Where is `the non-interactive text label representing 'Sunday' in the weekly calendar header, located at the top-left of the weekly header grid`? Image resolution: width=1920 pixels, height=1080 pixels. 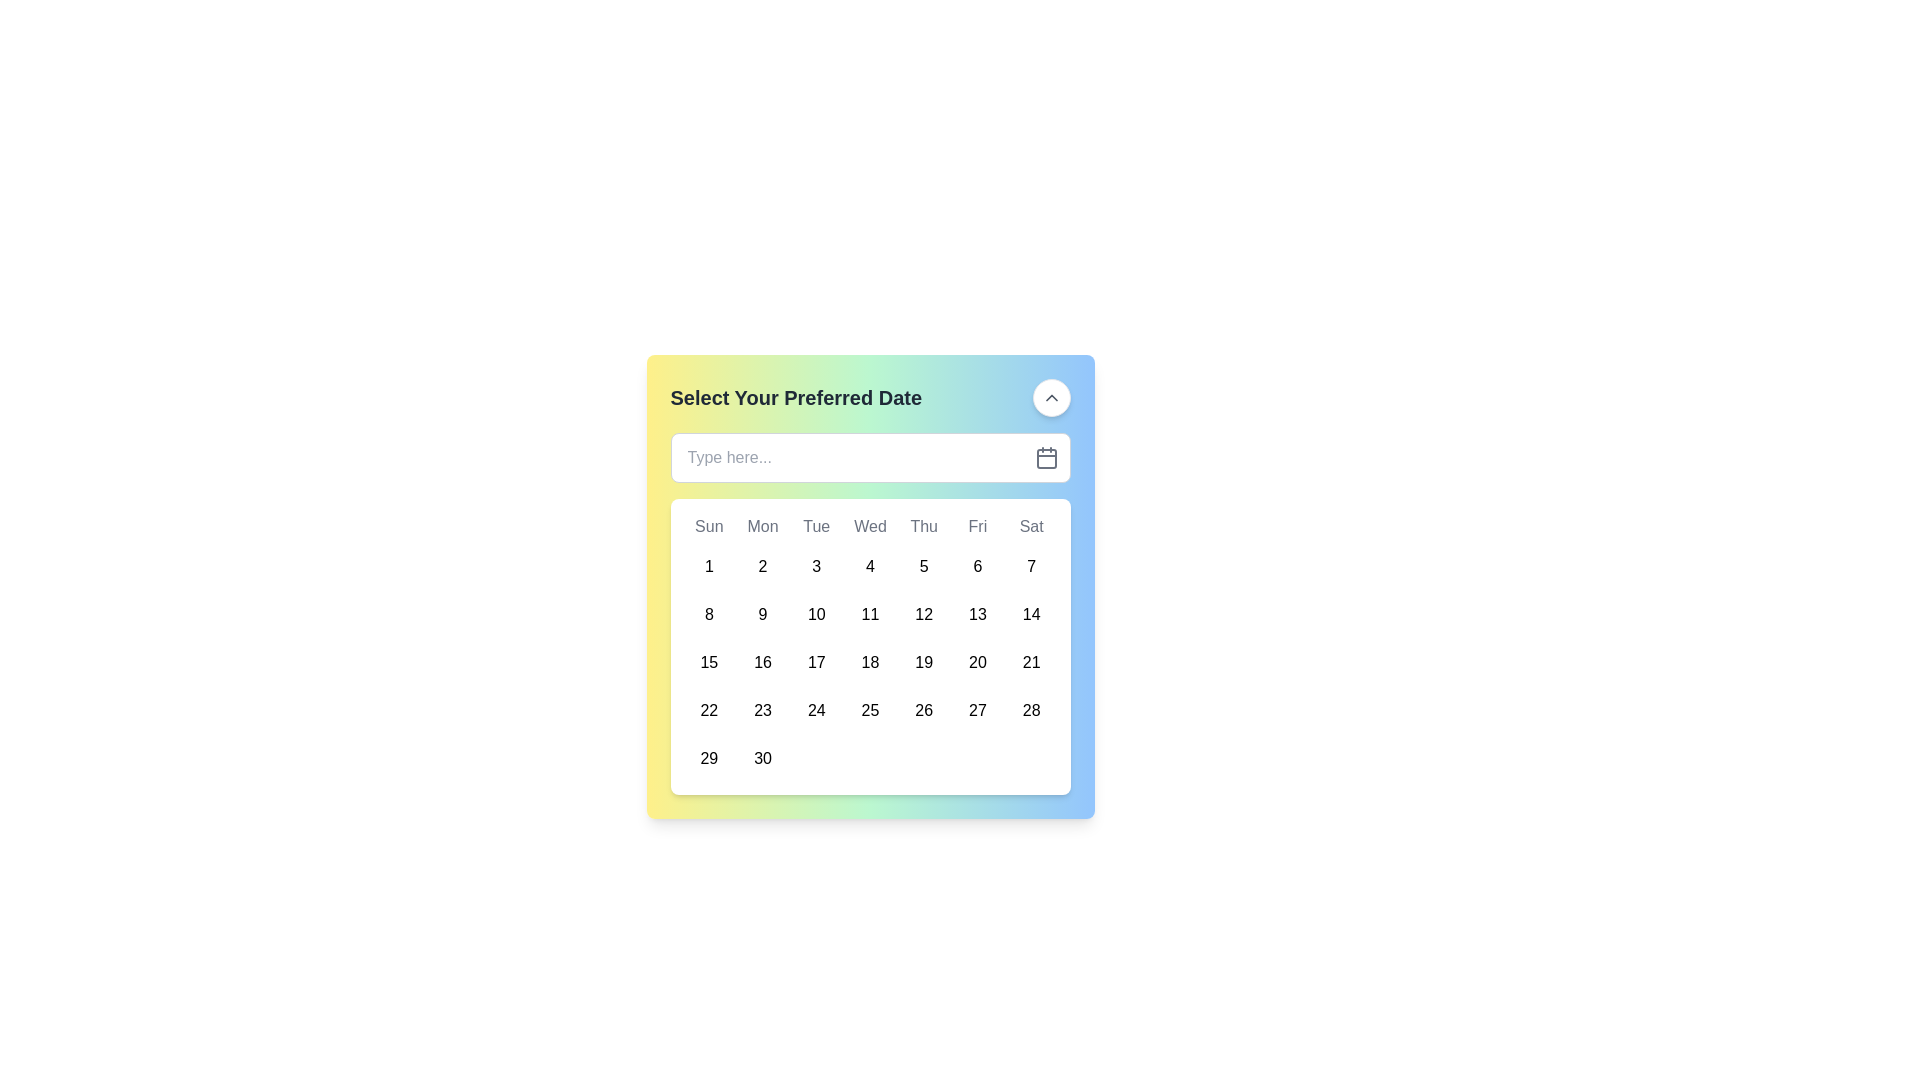 the non-interactive text label representing 'Sunday' in the weekly calendar header, located at the top-left of the weekly header grid is located at coordinates (709, 526).